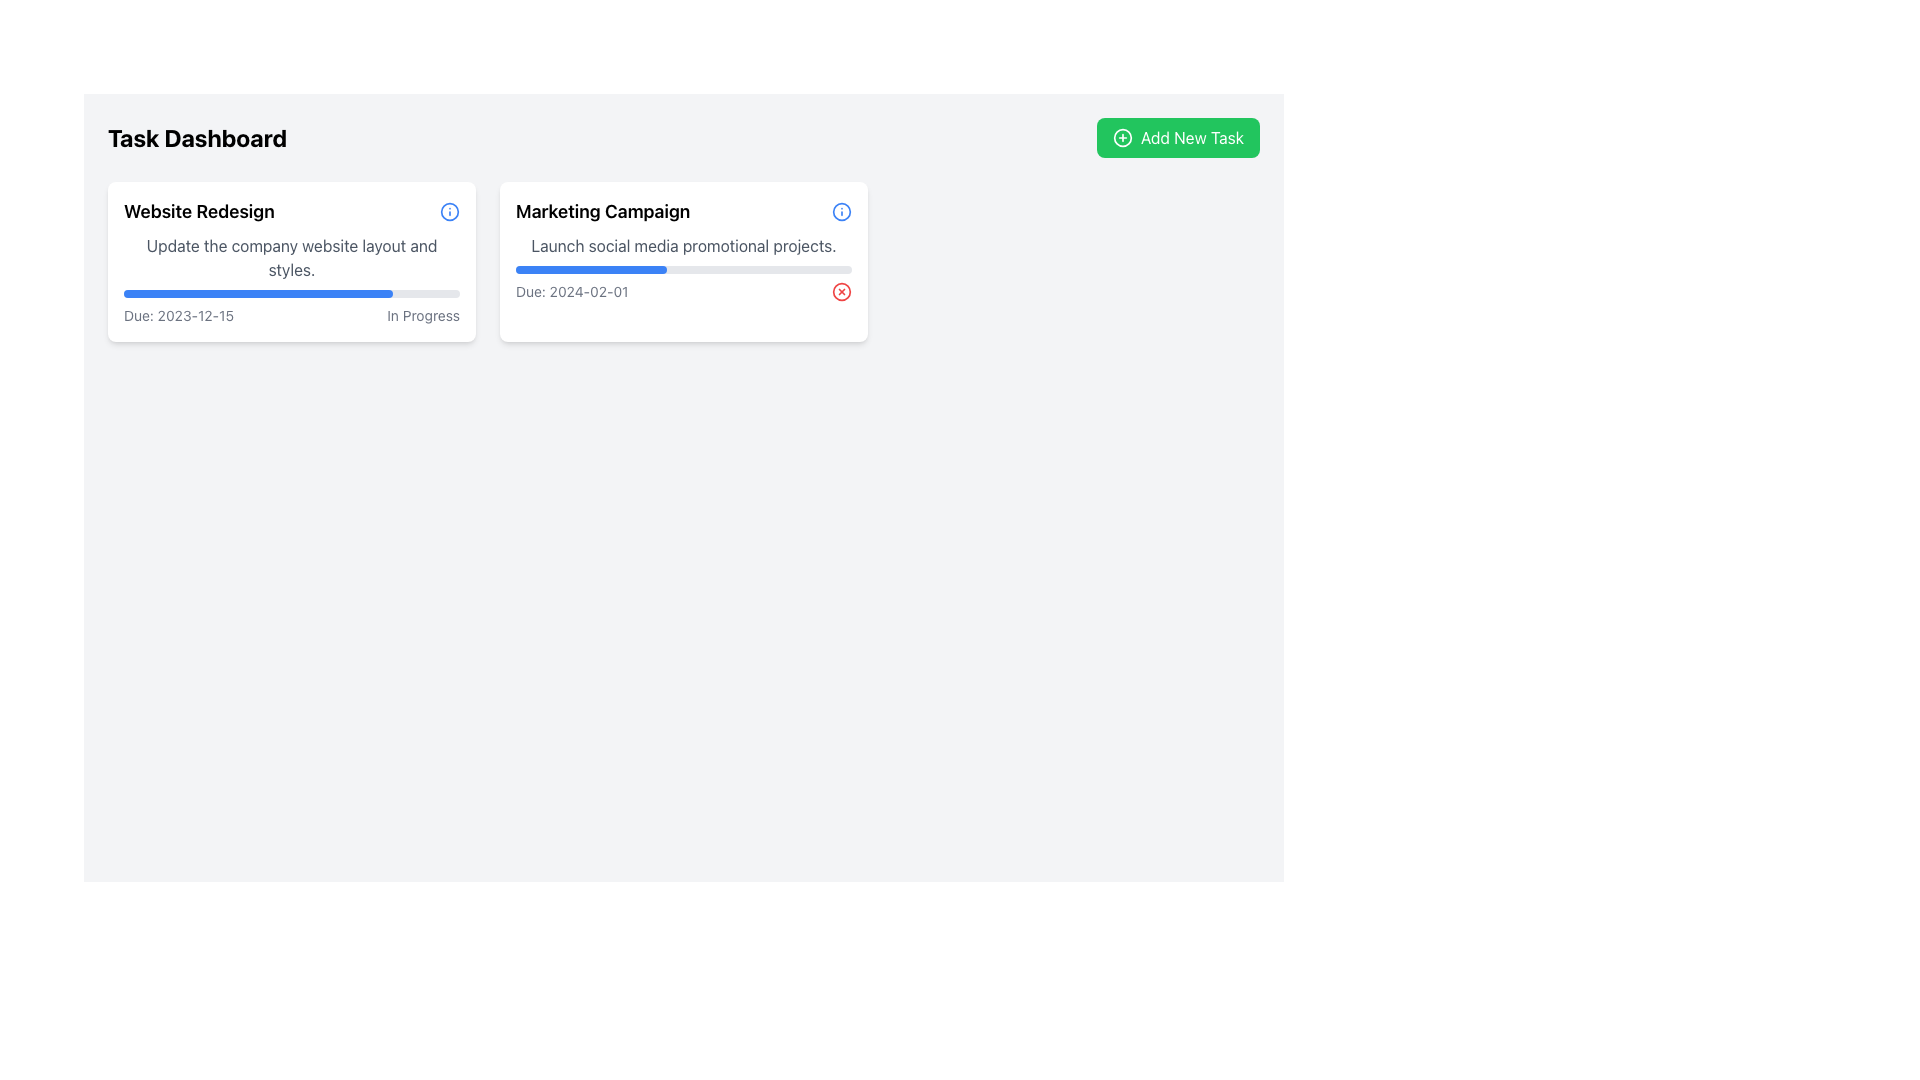  Describe the element at coordinates (291, 293) in the screenshot. I see `the Progress bar indicating the completion status of the 'Website Redesign' task, which is visually represented with a filled blue portion` at that location.